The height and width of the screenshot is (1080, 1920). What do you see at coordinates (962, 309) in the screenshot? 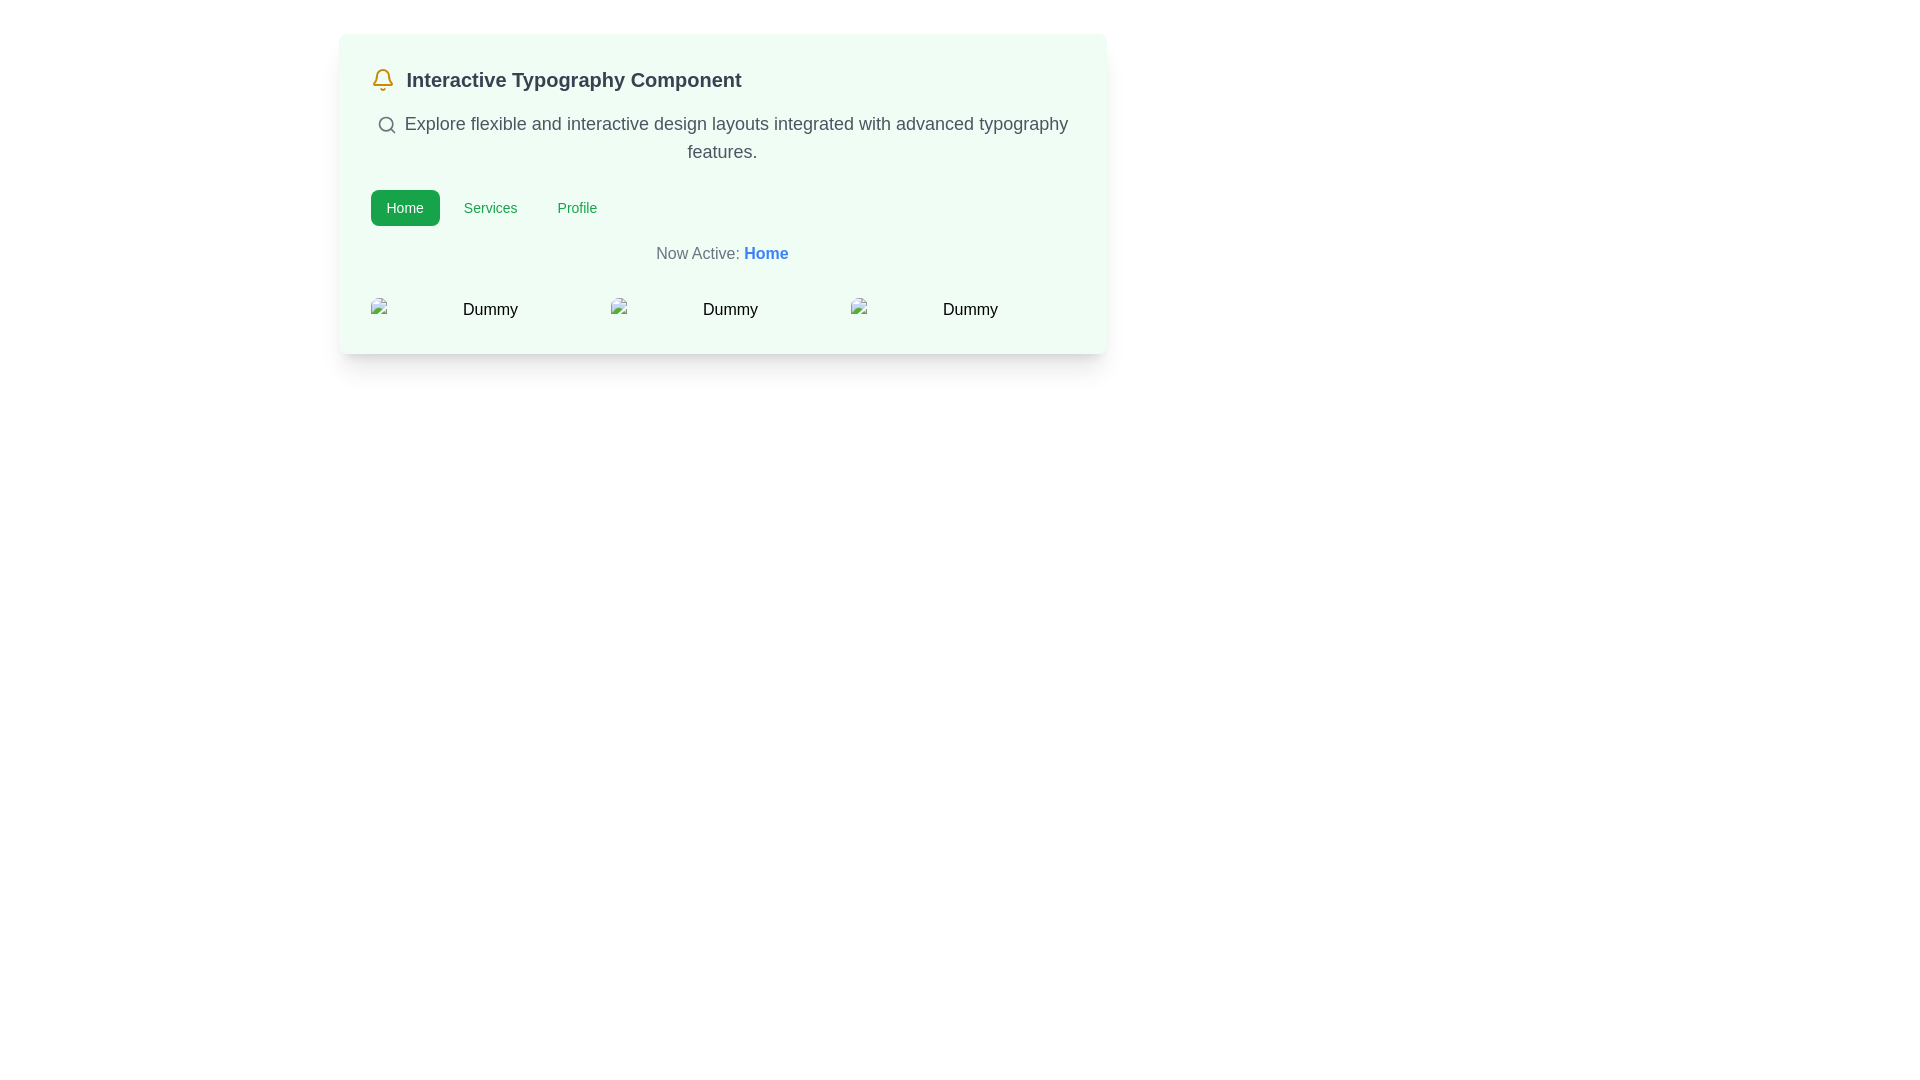
I see `the Combined element consisting of an image placeholder icon and the text 'Dummy', located in the bottom right segment of a three-column grid layout` at bounding box center [962, 309].